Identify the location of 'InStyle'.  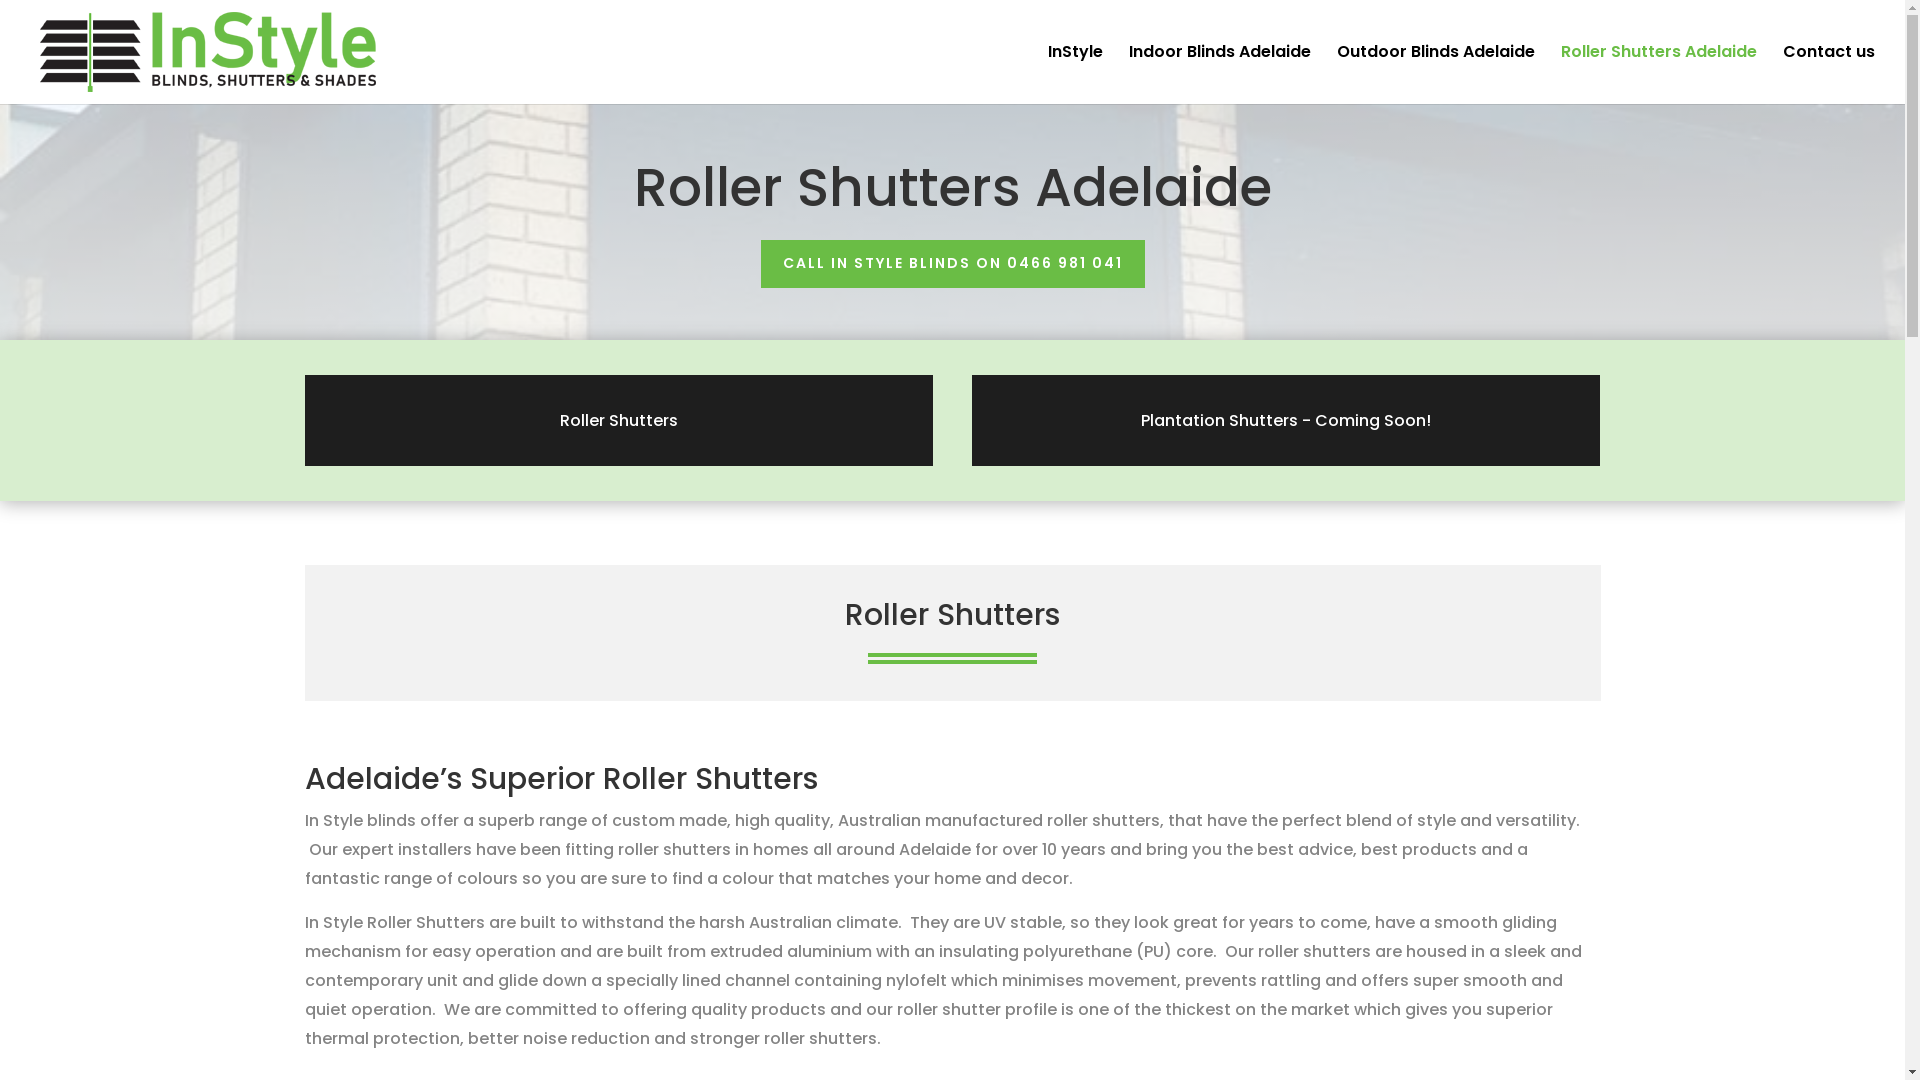
(1074, 73).